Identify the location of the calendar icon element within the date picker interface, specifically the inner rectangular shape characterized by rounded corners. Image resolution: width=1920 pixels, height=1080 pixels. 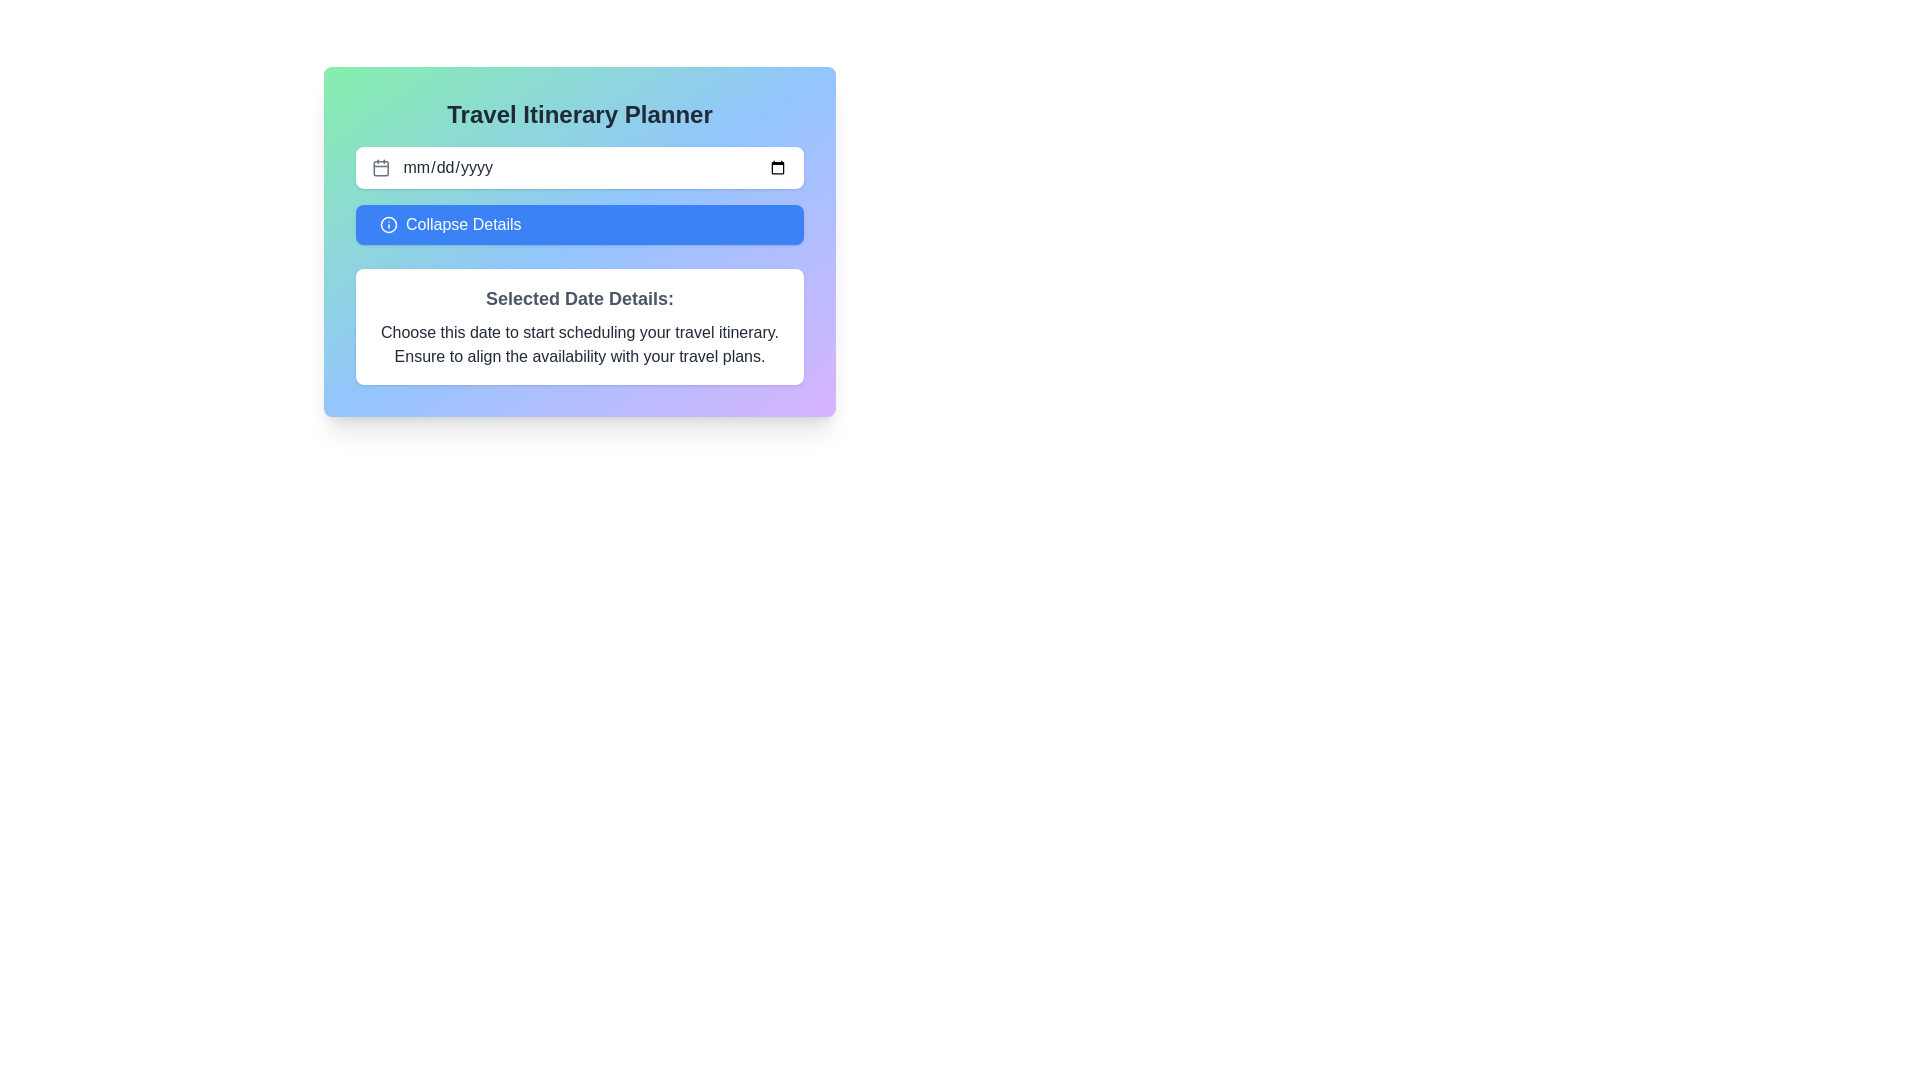
(381, 167).